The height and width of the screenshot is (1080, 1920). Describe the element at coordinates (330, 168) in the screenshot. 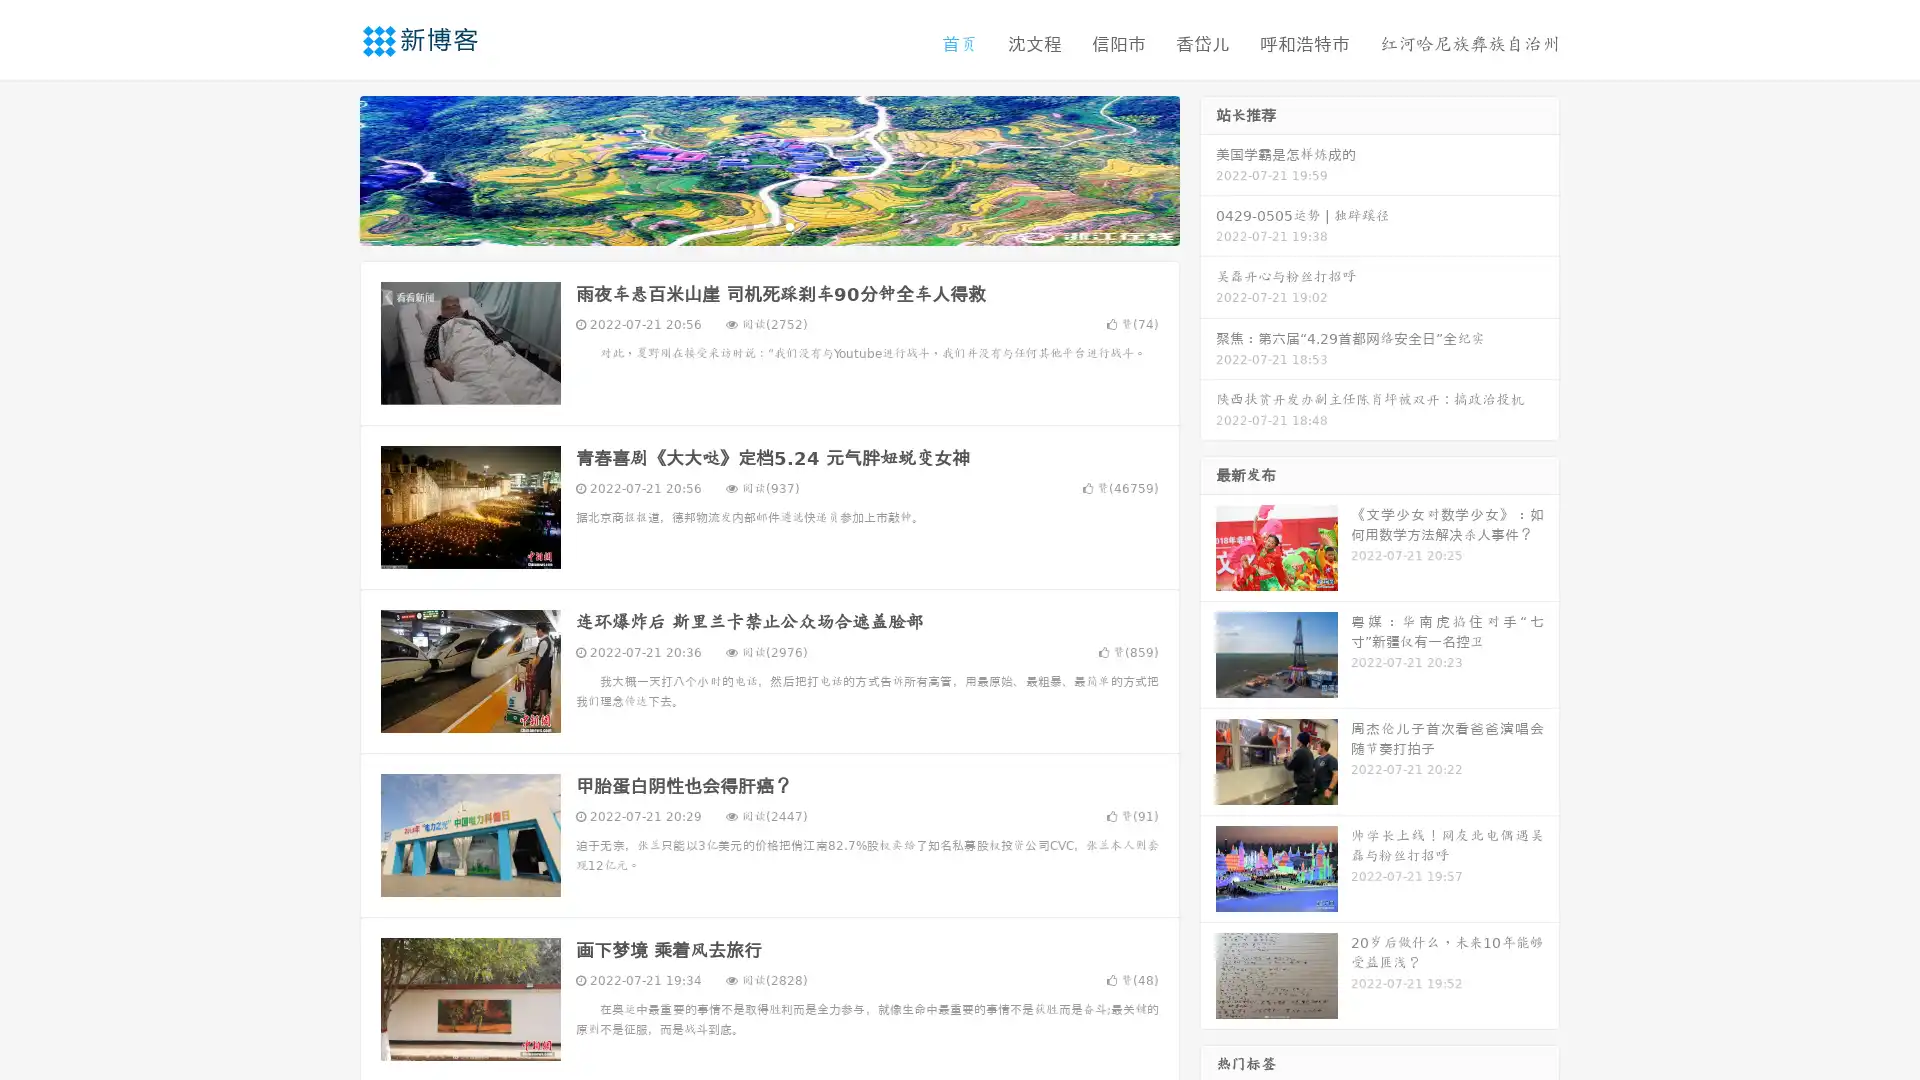

I see `Previous slide` at that location.